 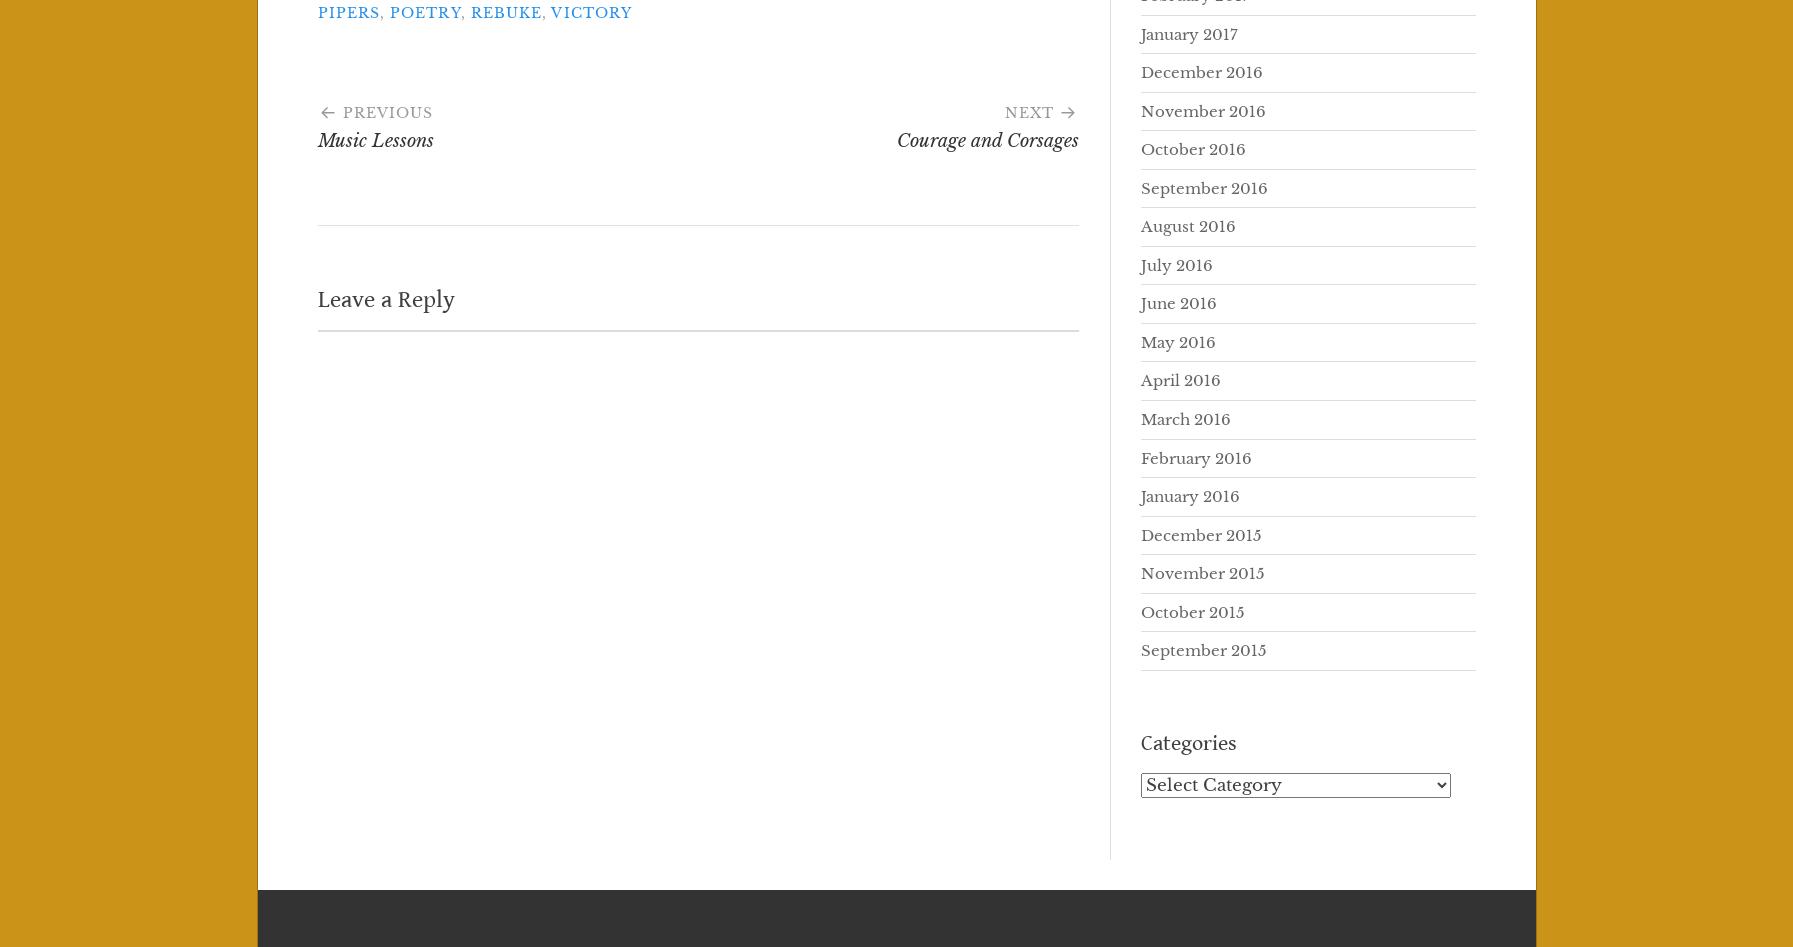 What do you see at coordinates (549, 13) in the screenshot?
I see `'Victory'` at bounding box center [549, 13].